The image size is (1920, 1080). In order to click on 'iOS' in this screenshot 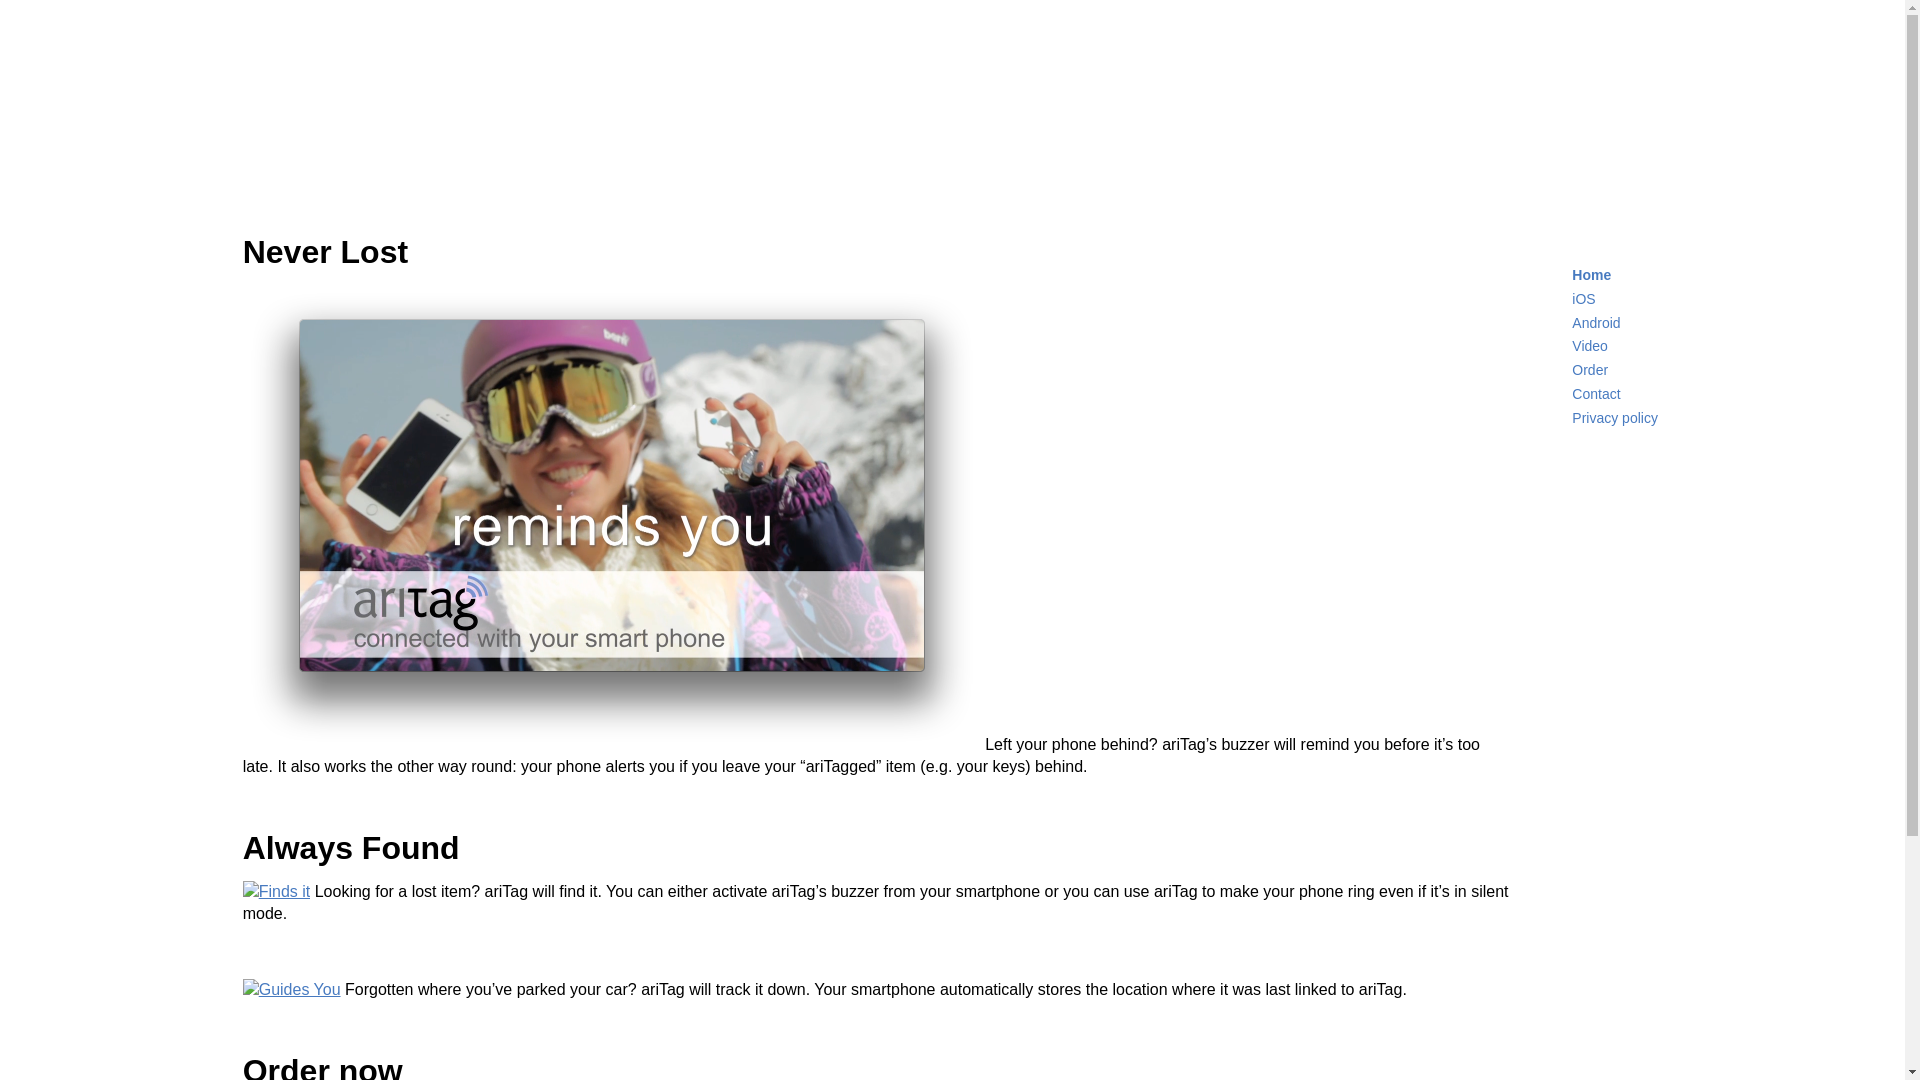, I will do `click(1582, 299)`.